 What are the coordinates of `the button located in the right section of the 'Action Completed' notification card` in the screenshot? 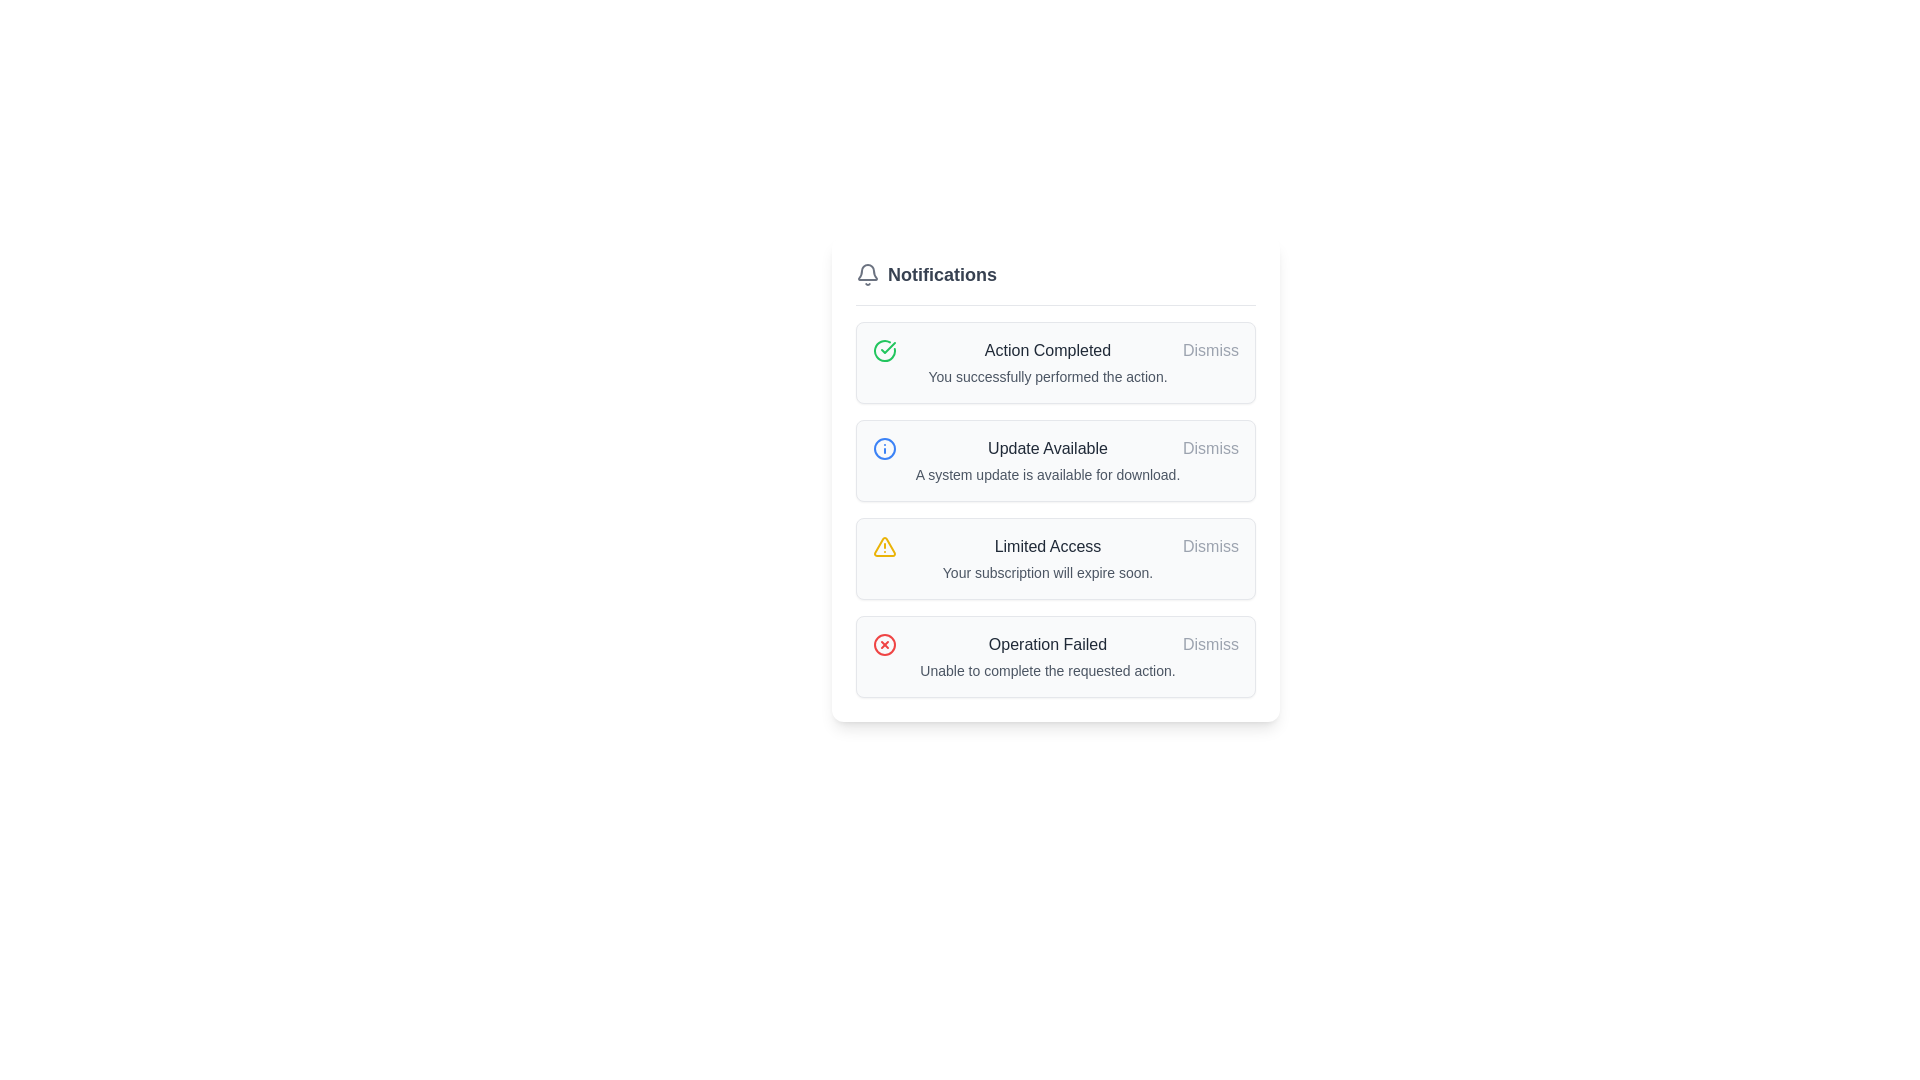 It's located at (1209, 350).